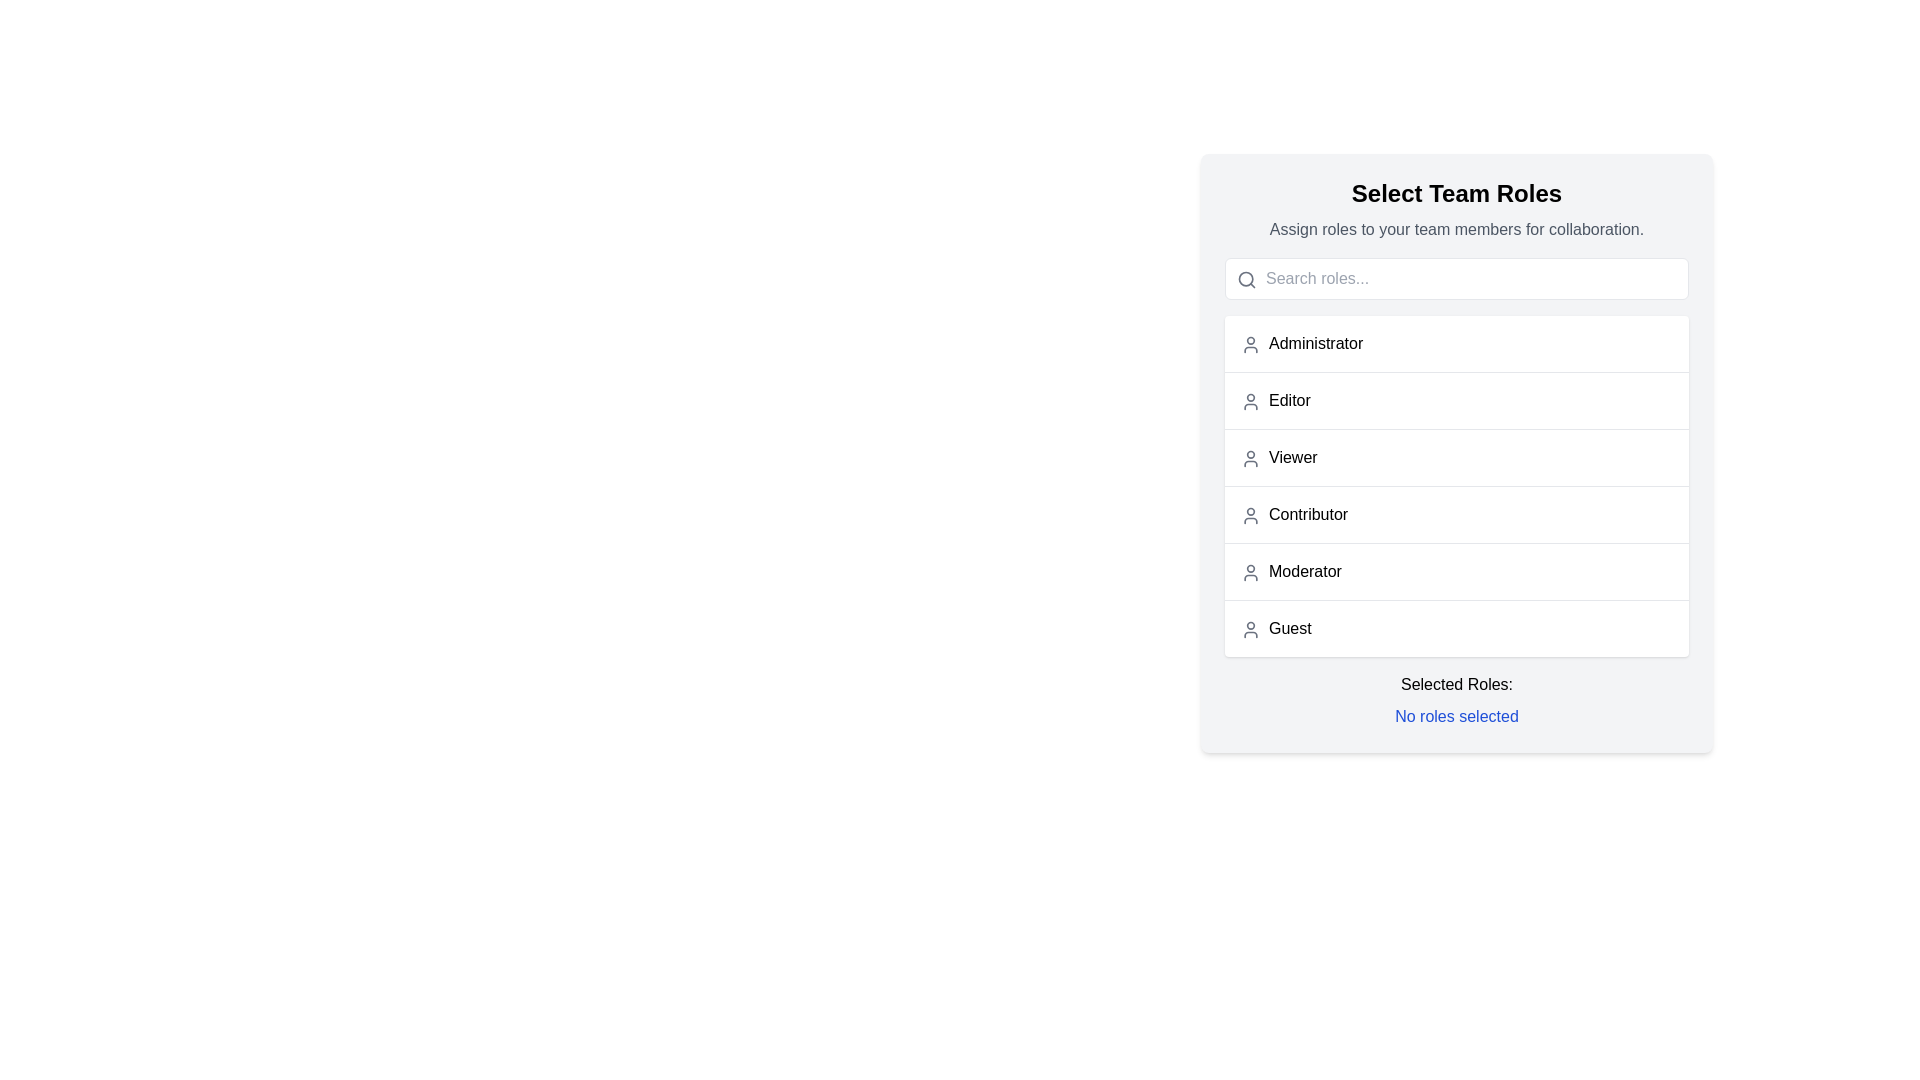 The image size is (1920, 1080). What do you see at coordinates (1457, 684) in the screenshot?
I see `the text label that displays 'Selected Roles:' which is located inside the 'Select Team Roles' panel, above the 'No roles selected' text` at bounding box center [1457, 684].